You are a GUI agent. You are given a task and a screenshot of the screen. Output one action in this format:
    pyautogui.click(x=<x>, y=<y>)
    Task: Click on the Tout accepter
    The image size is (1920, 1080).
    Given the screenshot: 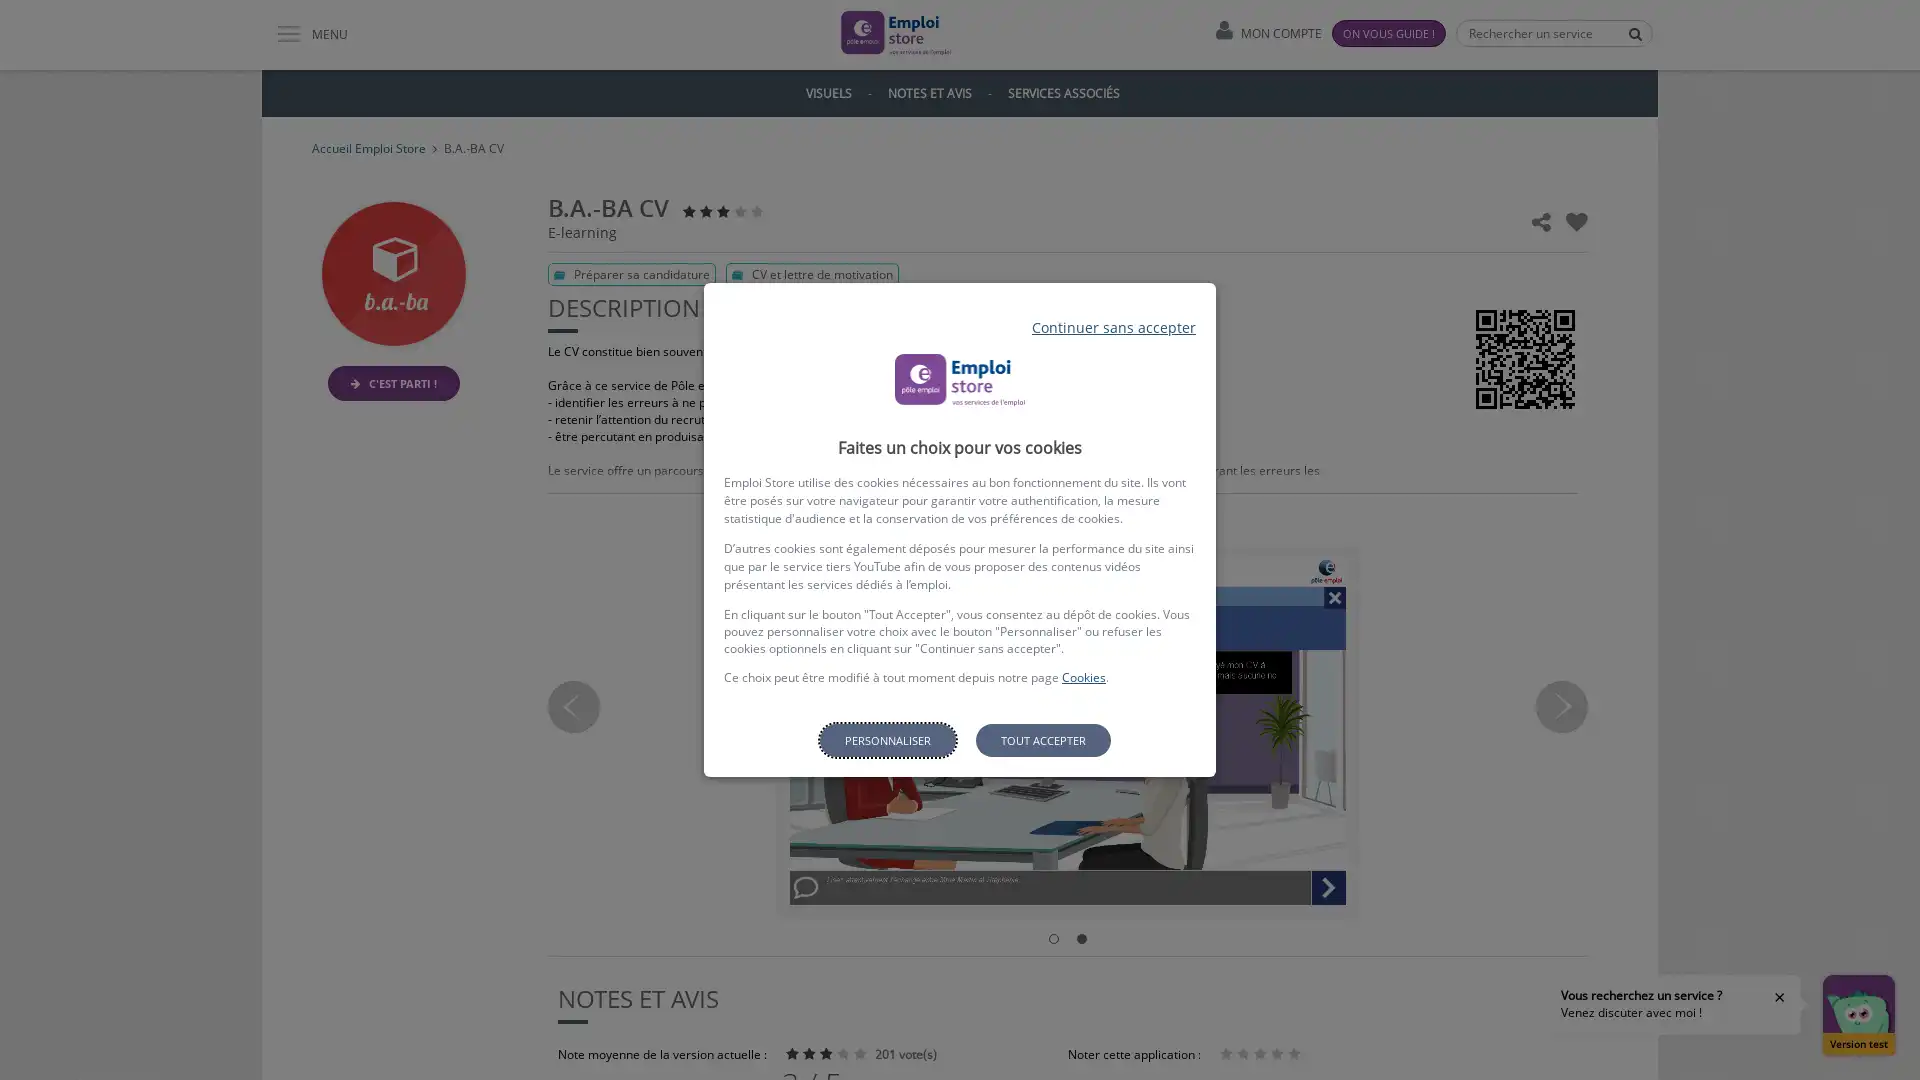 What is the action you would take?
    pyautogui.click(x=1041, y=740)
    